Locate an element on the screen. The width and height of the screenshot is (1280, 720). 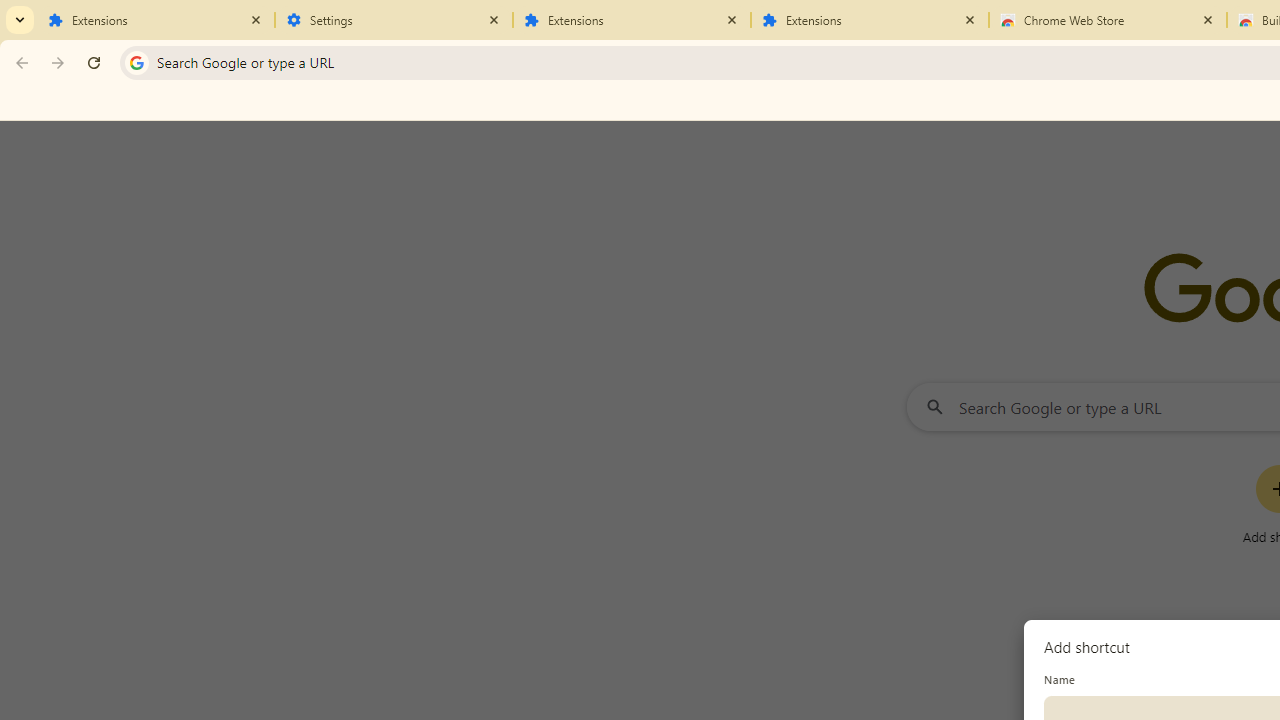
'Settings' is located at coordinates (394, 20).